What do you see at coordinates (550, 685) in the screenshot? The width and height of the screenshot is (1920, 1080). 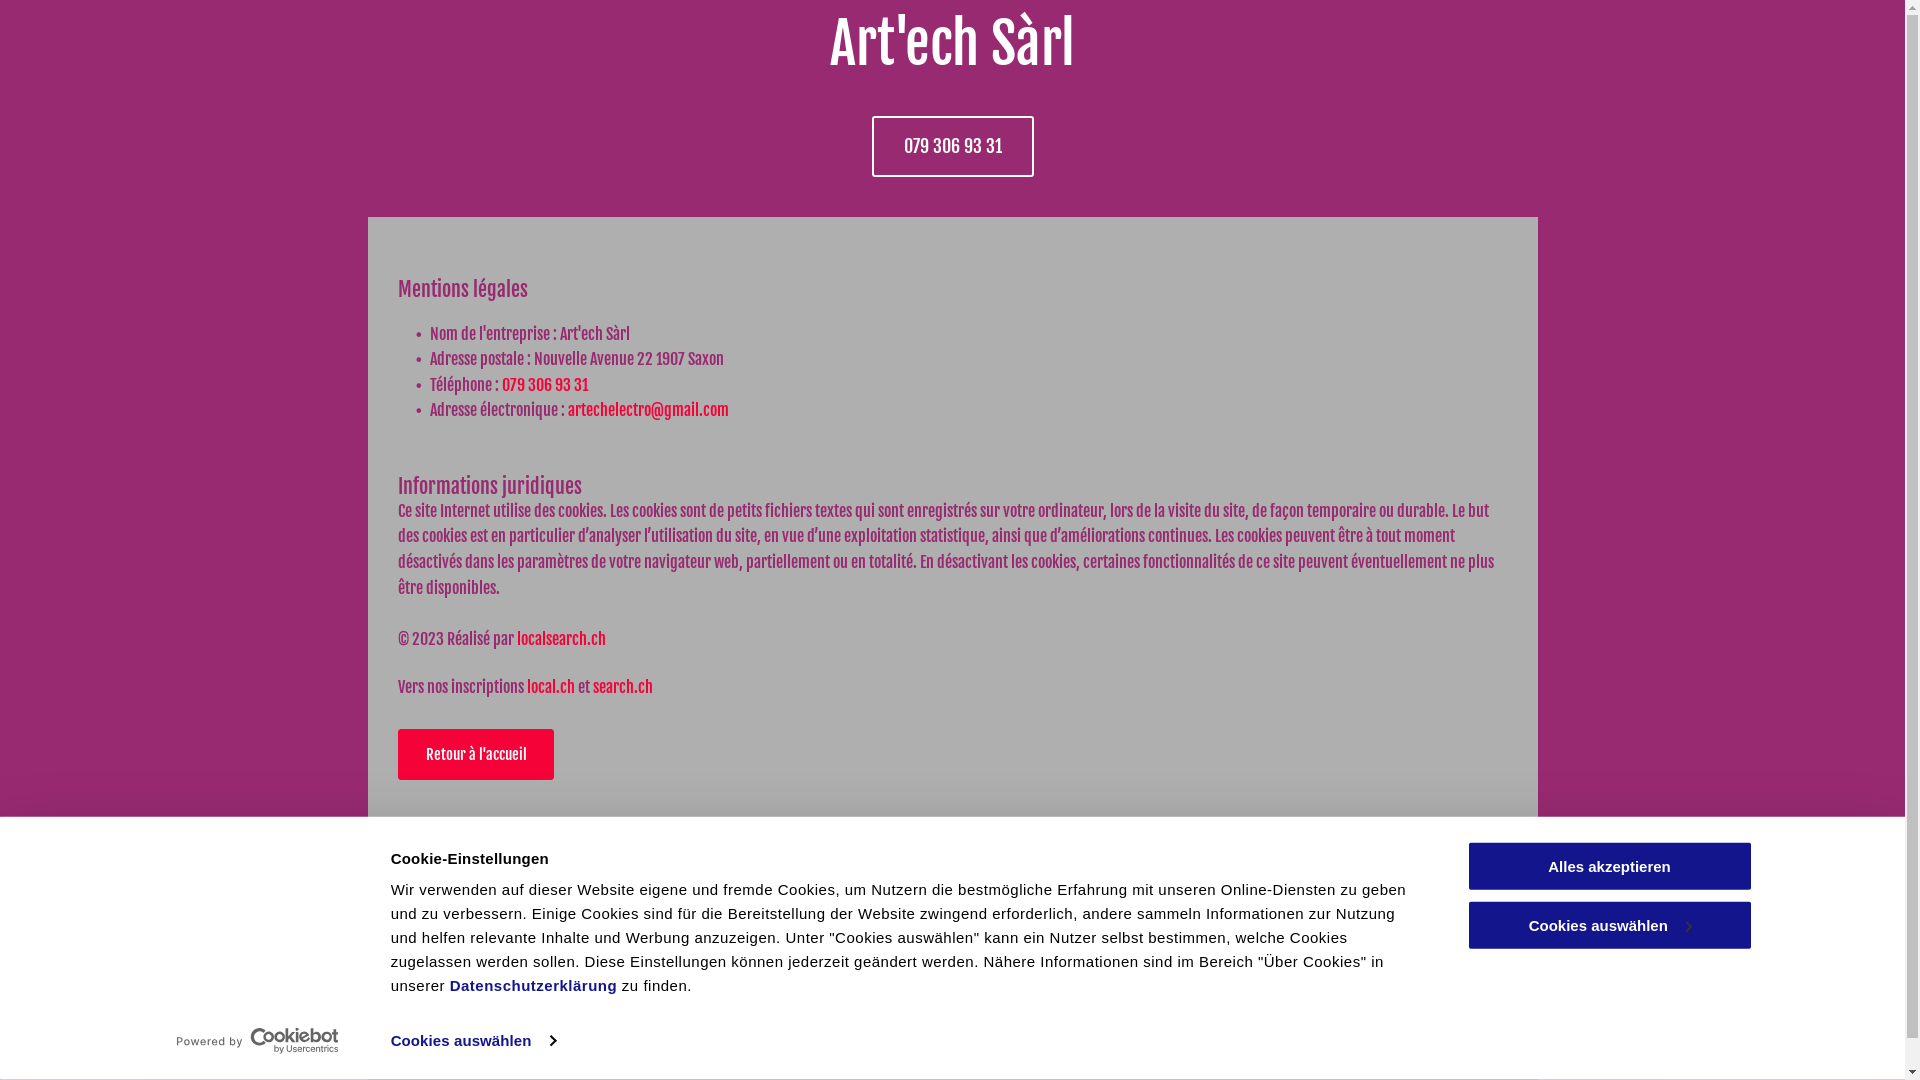 I see `'local.ch'` at bounding box center [550, 685].